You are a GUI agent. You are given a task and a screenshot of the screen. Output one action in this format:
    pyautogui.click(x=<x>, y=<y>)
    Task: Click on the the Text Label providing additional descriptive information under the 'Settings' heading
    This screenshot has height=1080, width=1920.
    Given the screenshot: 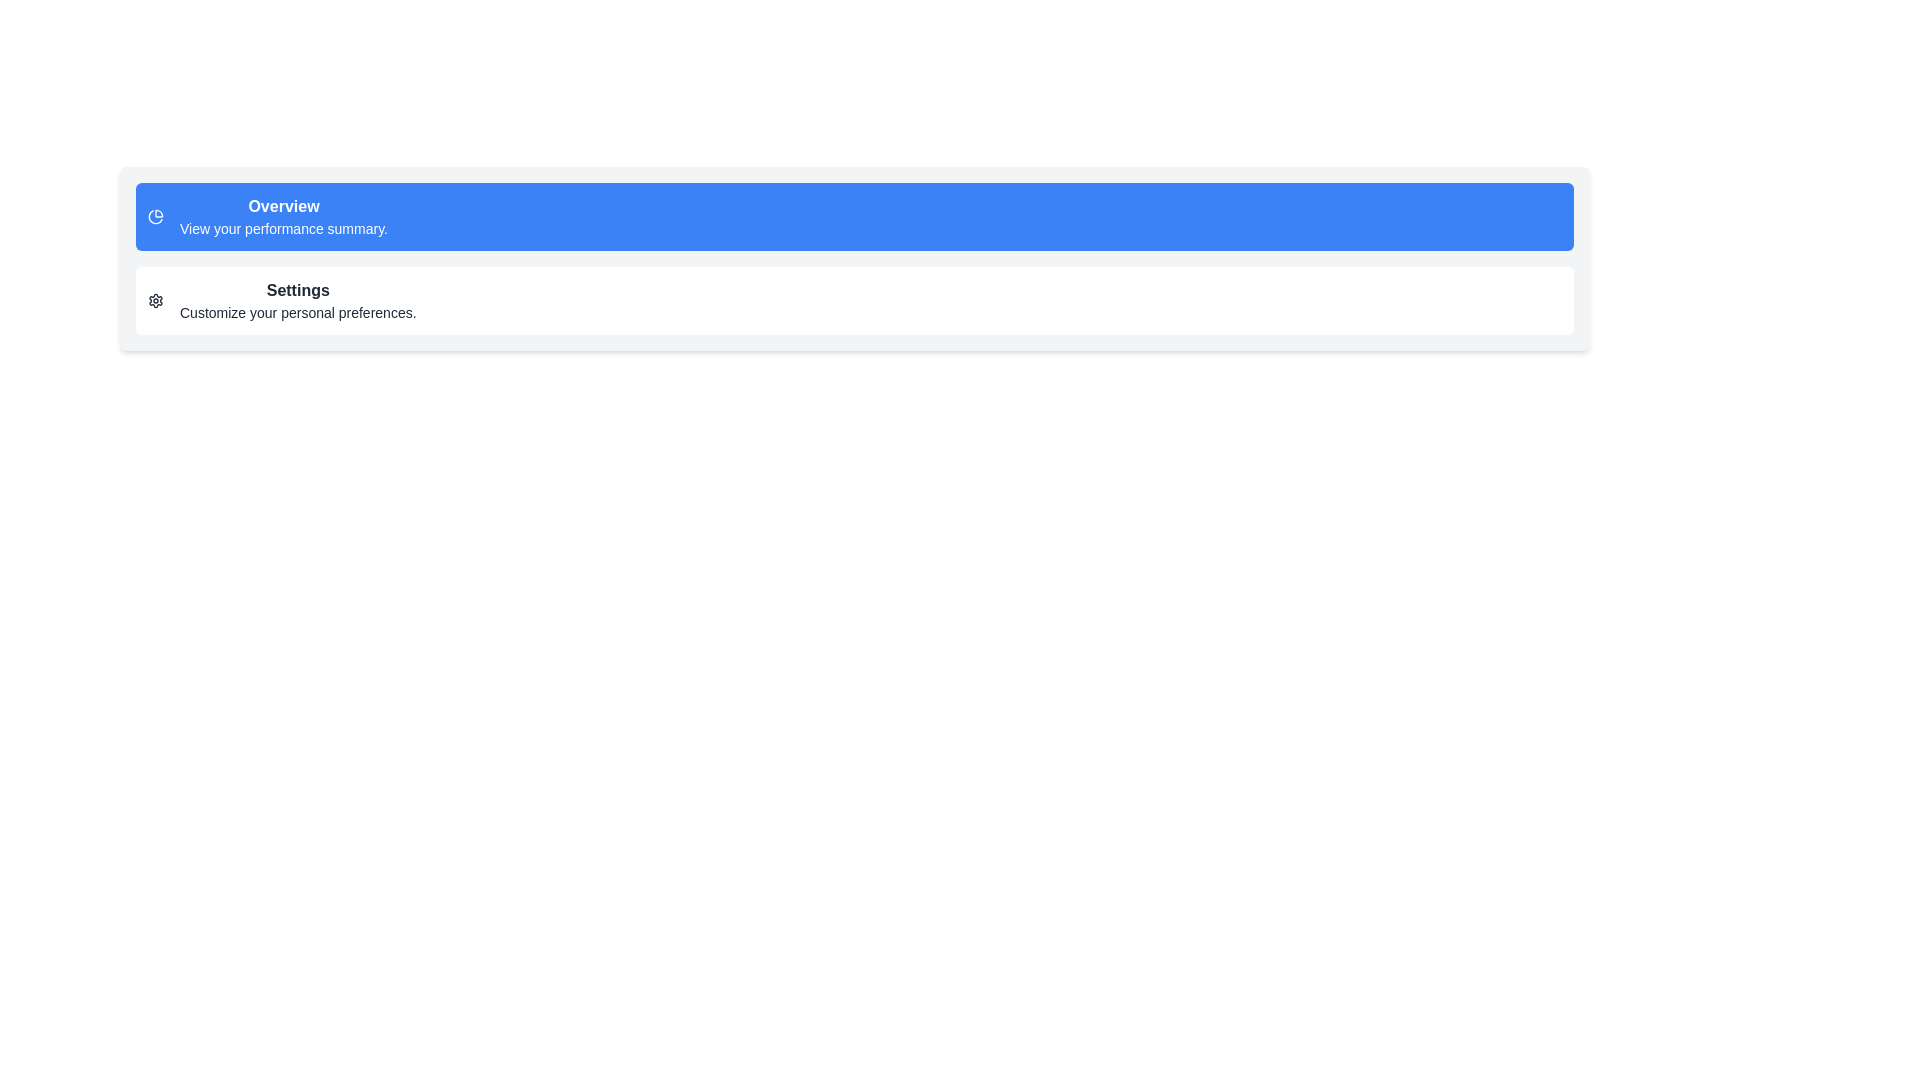 What is the action you would take?
    pyautogui.click(x=297, y=312)
    